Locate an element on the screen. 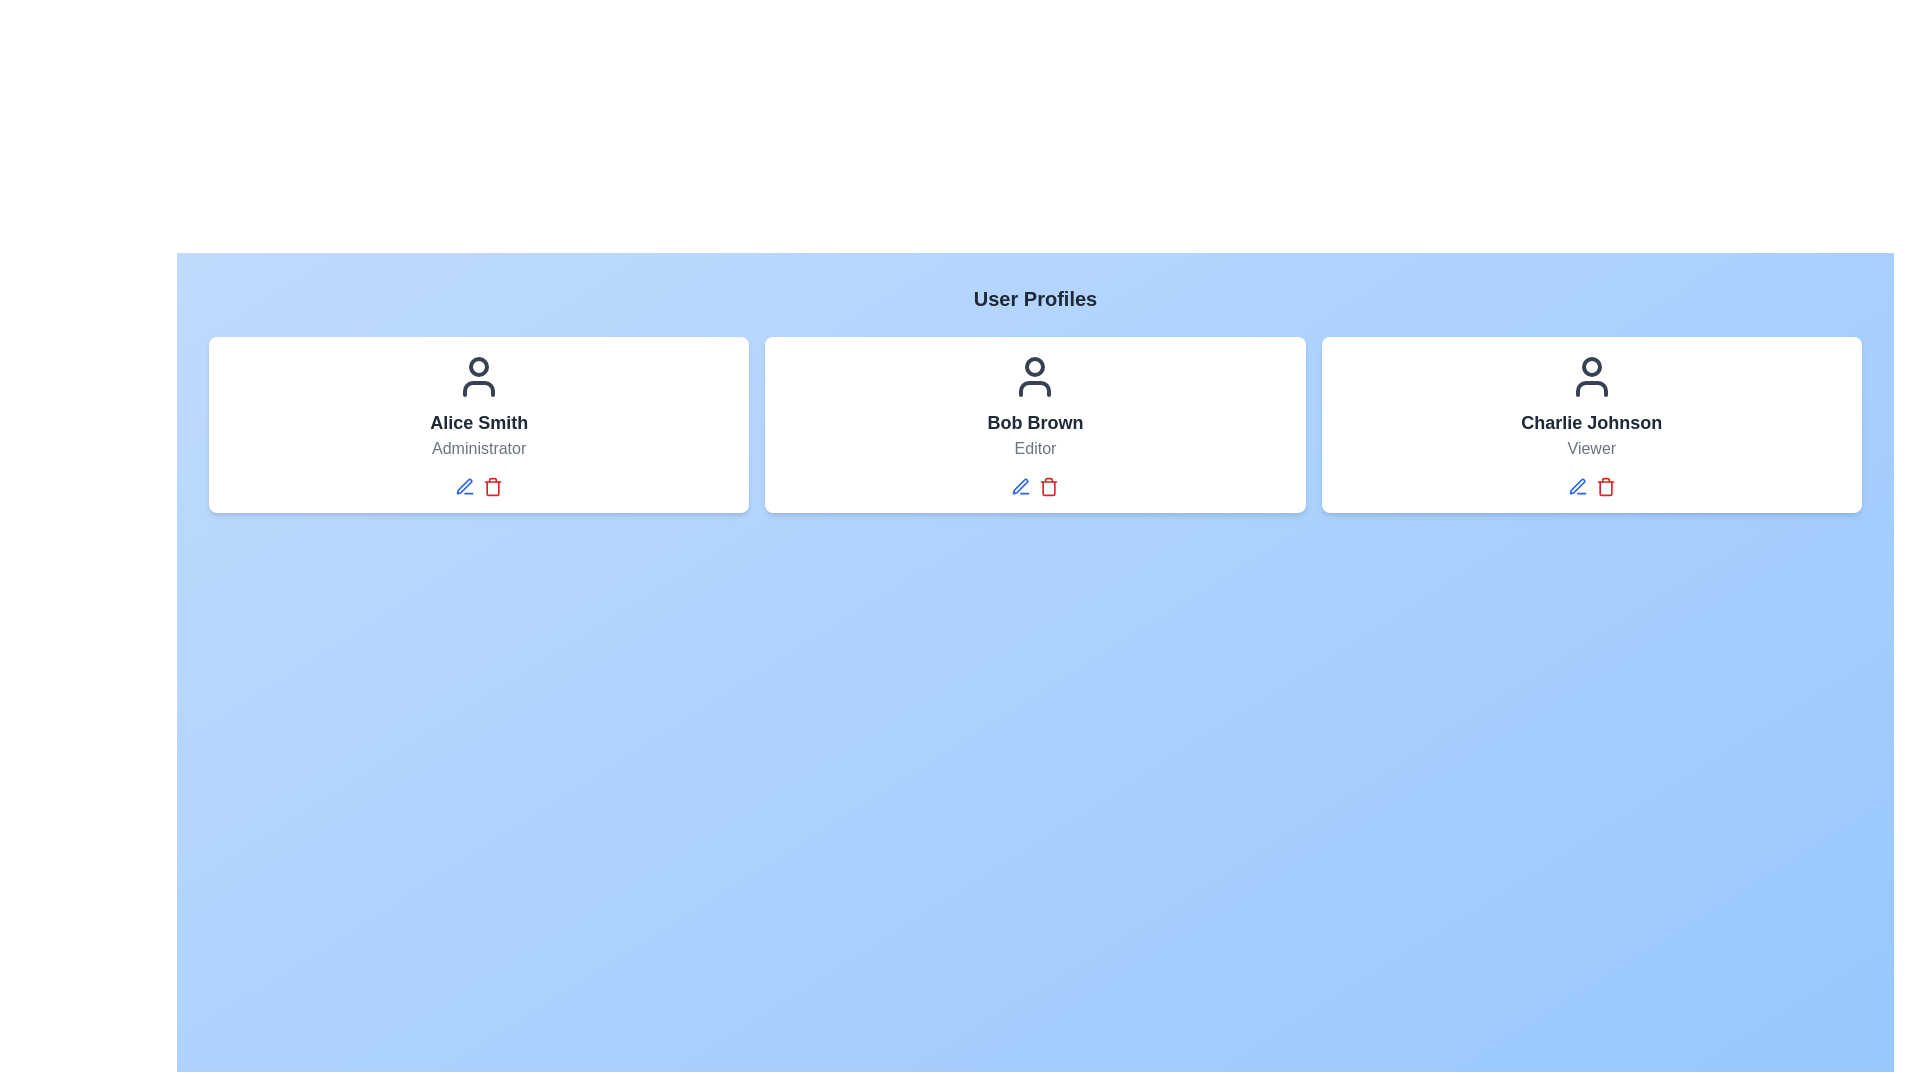 Image resolution: width=1920 pixels, height=1080 pixels. the circular graphical SVG element that is visually centered at the top of the user profile card icon is located at coordinates (478, 366).